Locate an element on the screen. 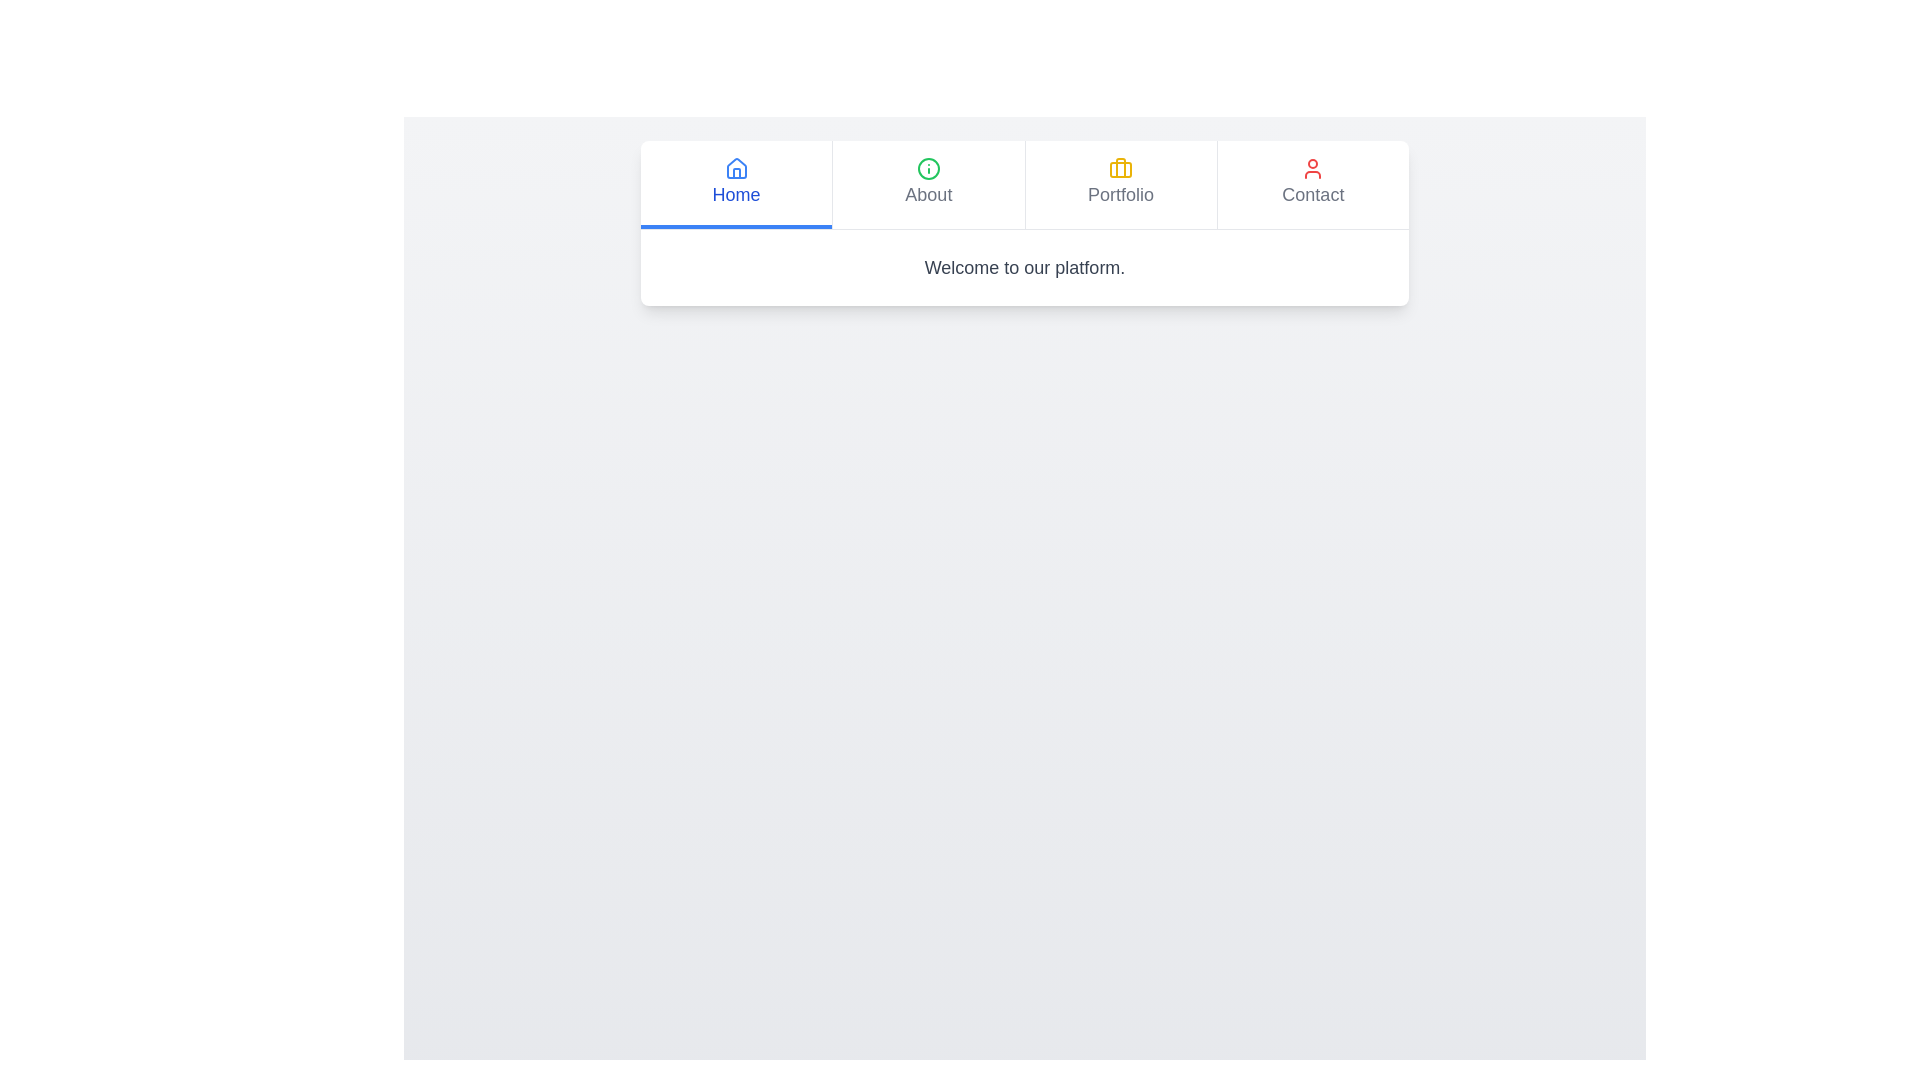 The height and width of the screenshot is (1080, 1920). the tab labeled 'About' to observe the visual feedback is located at coordinates (927, 185).